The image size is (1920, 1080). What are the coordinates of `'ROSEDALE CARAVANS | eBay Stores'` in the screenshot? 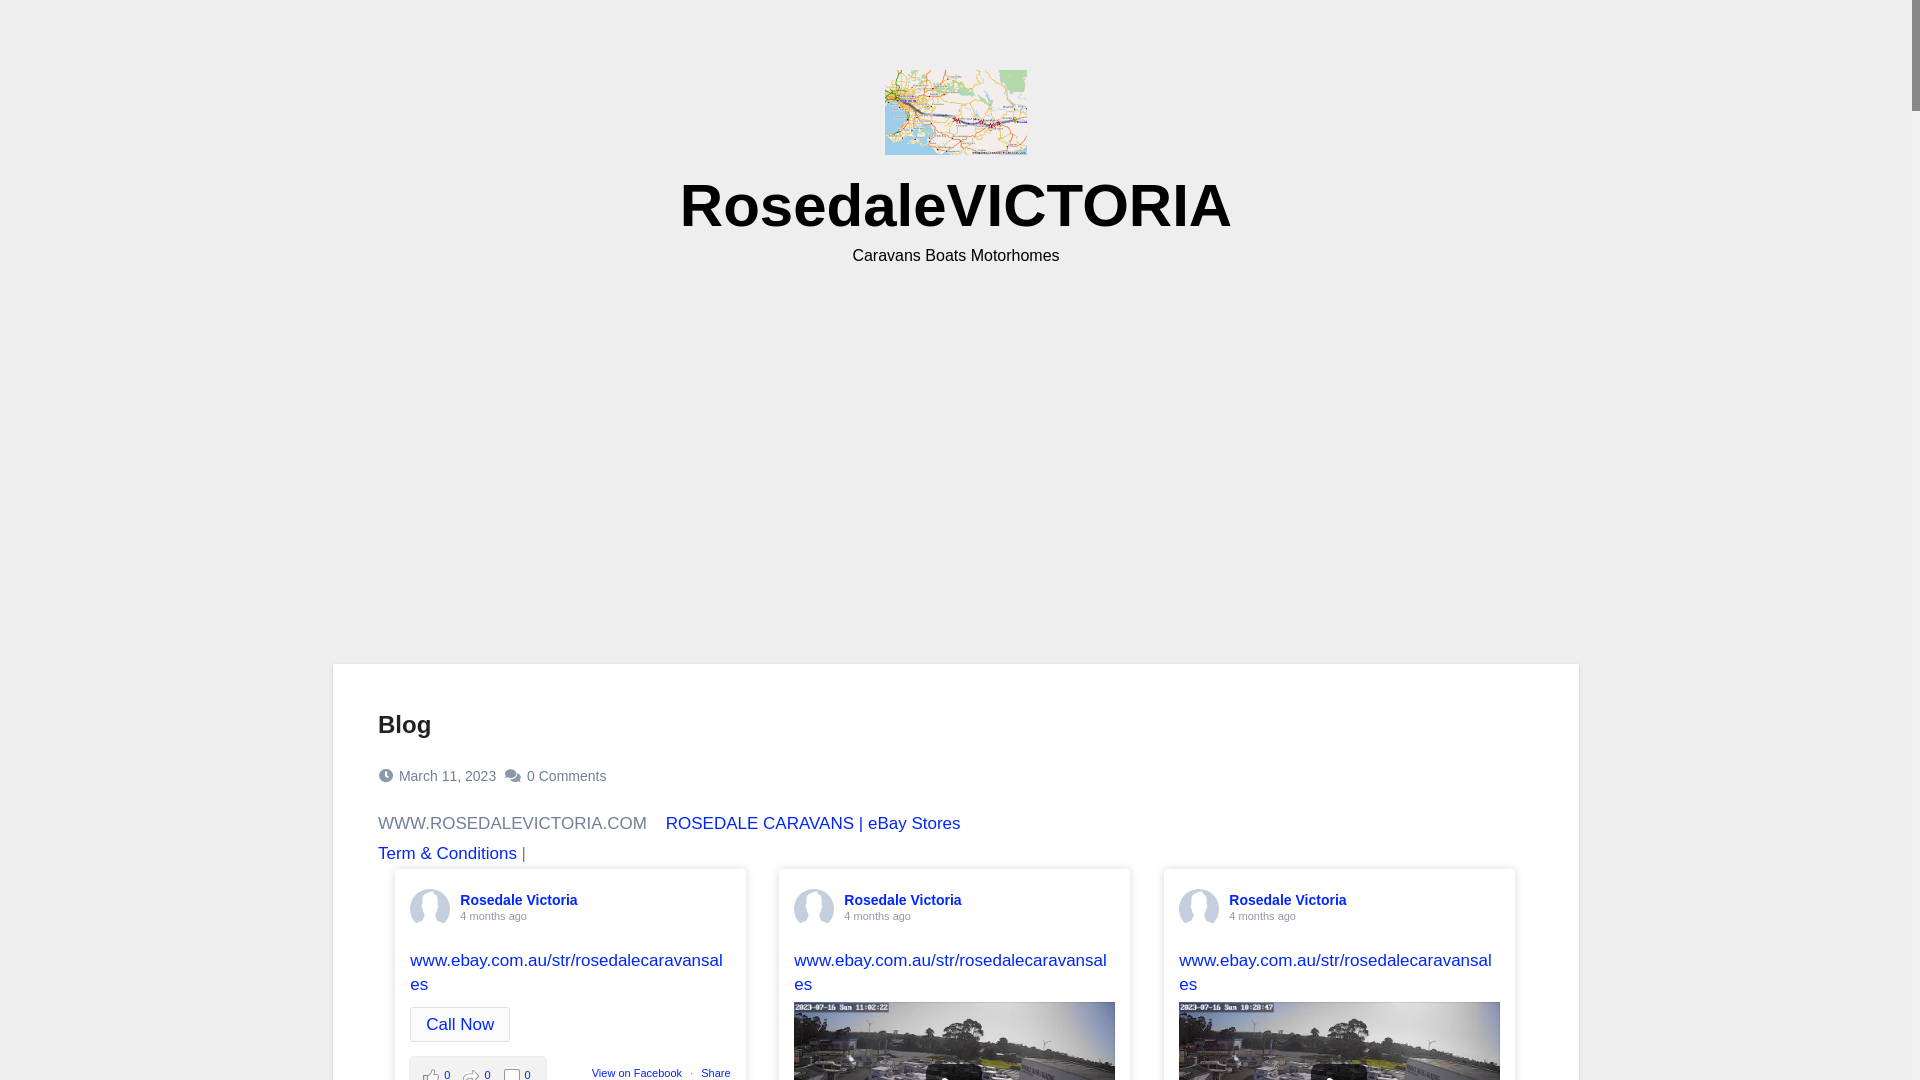 It's located at (813, 823).